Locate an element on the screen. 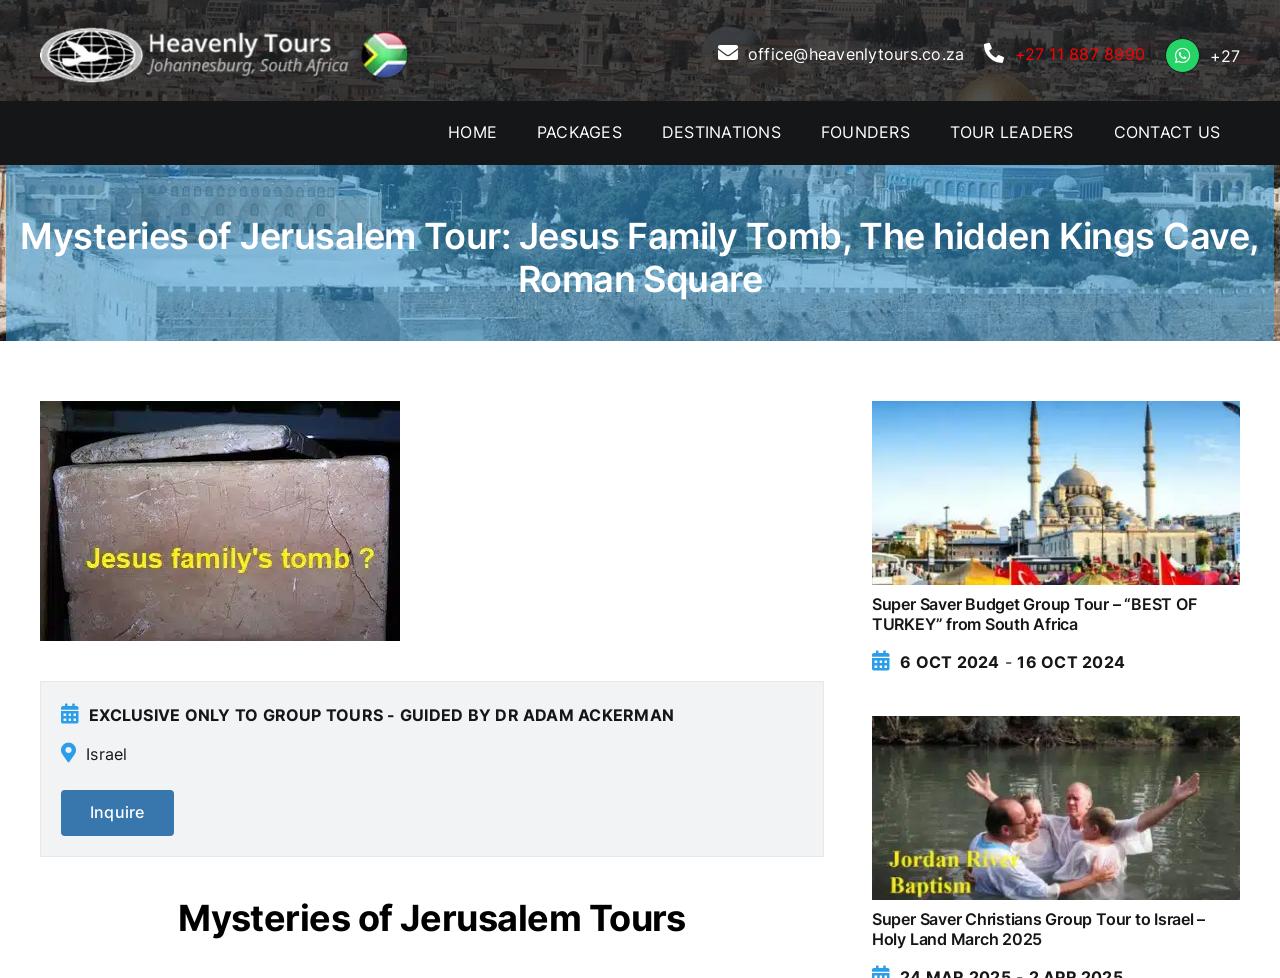 The height and width of the screenshot is (978, 1280). 'Mysteries of Jerusalem Tour: Jesus Family Tomb, The hidden Kings Cave, Roman Square' is located at coordinates (638, 256).